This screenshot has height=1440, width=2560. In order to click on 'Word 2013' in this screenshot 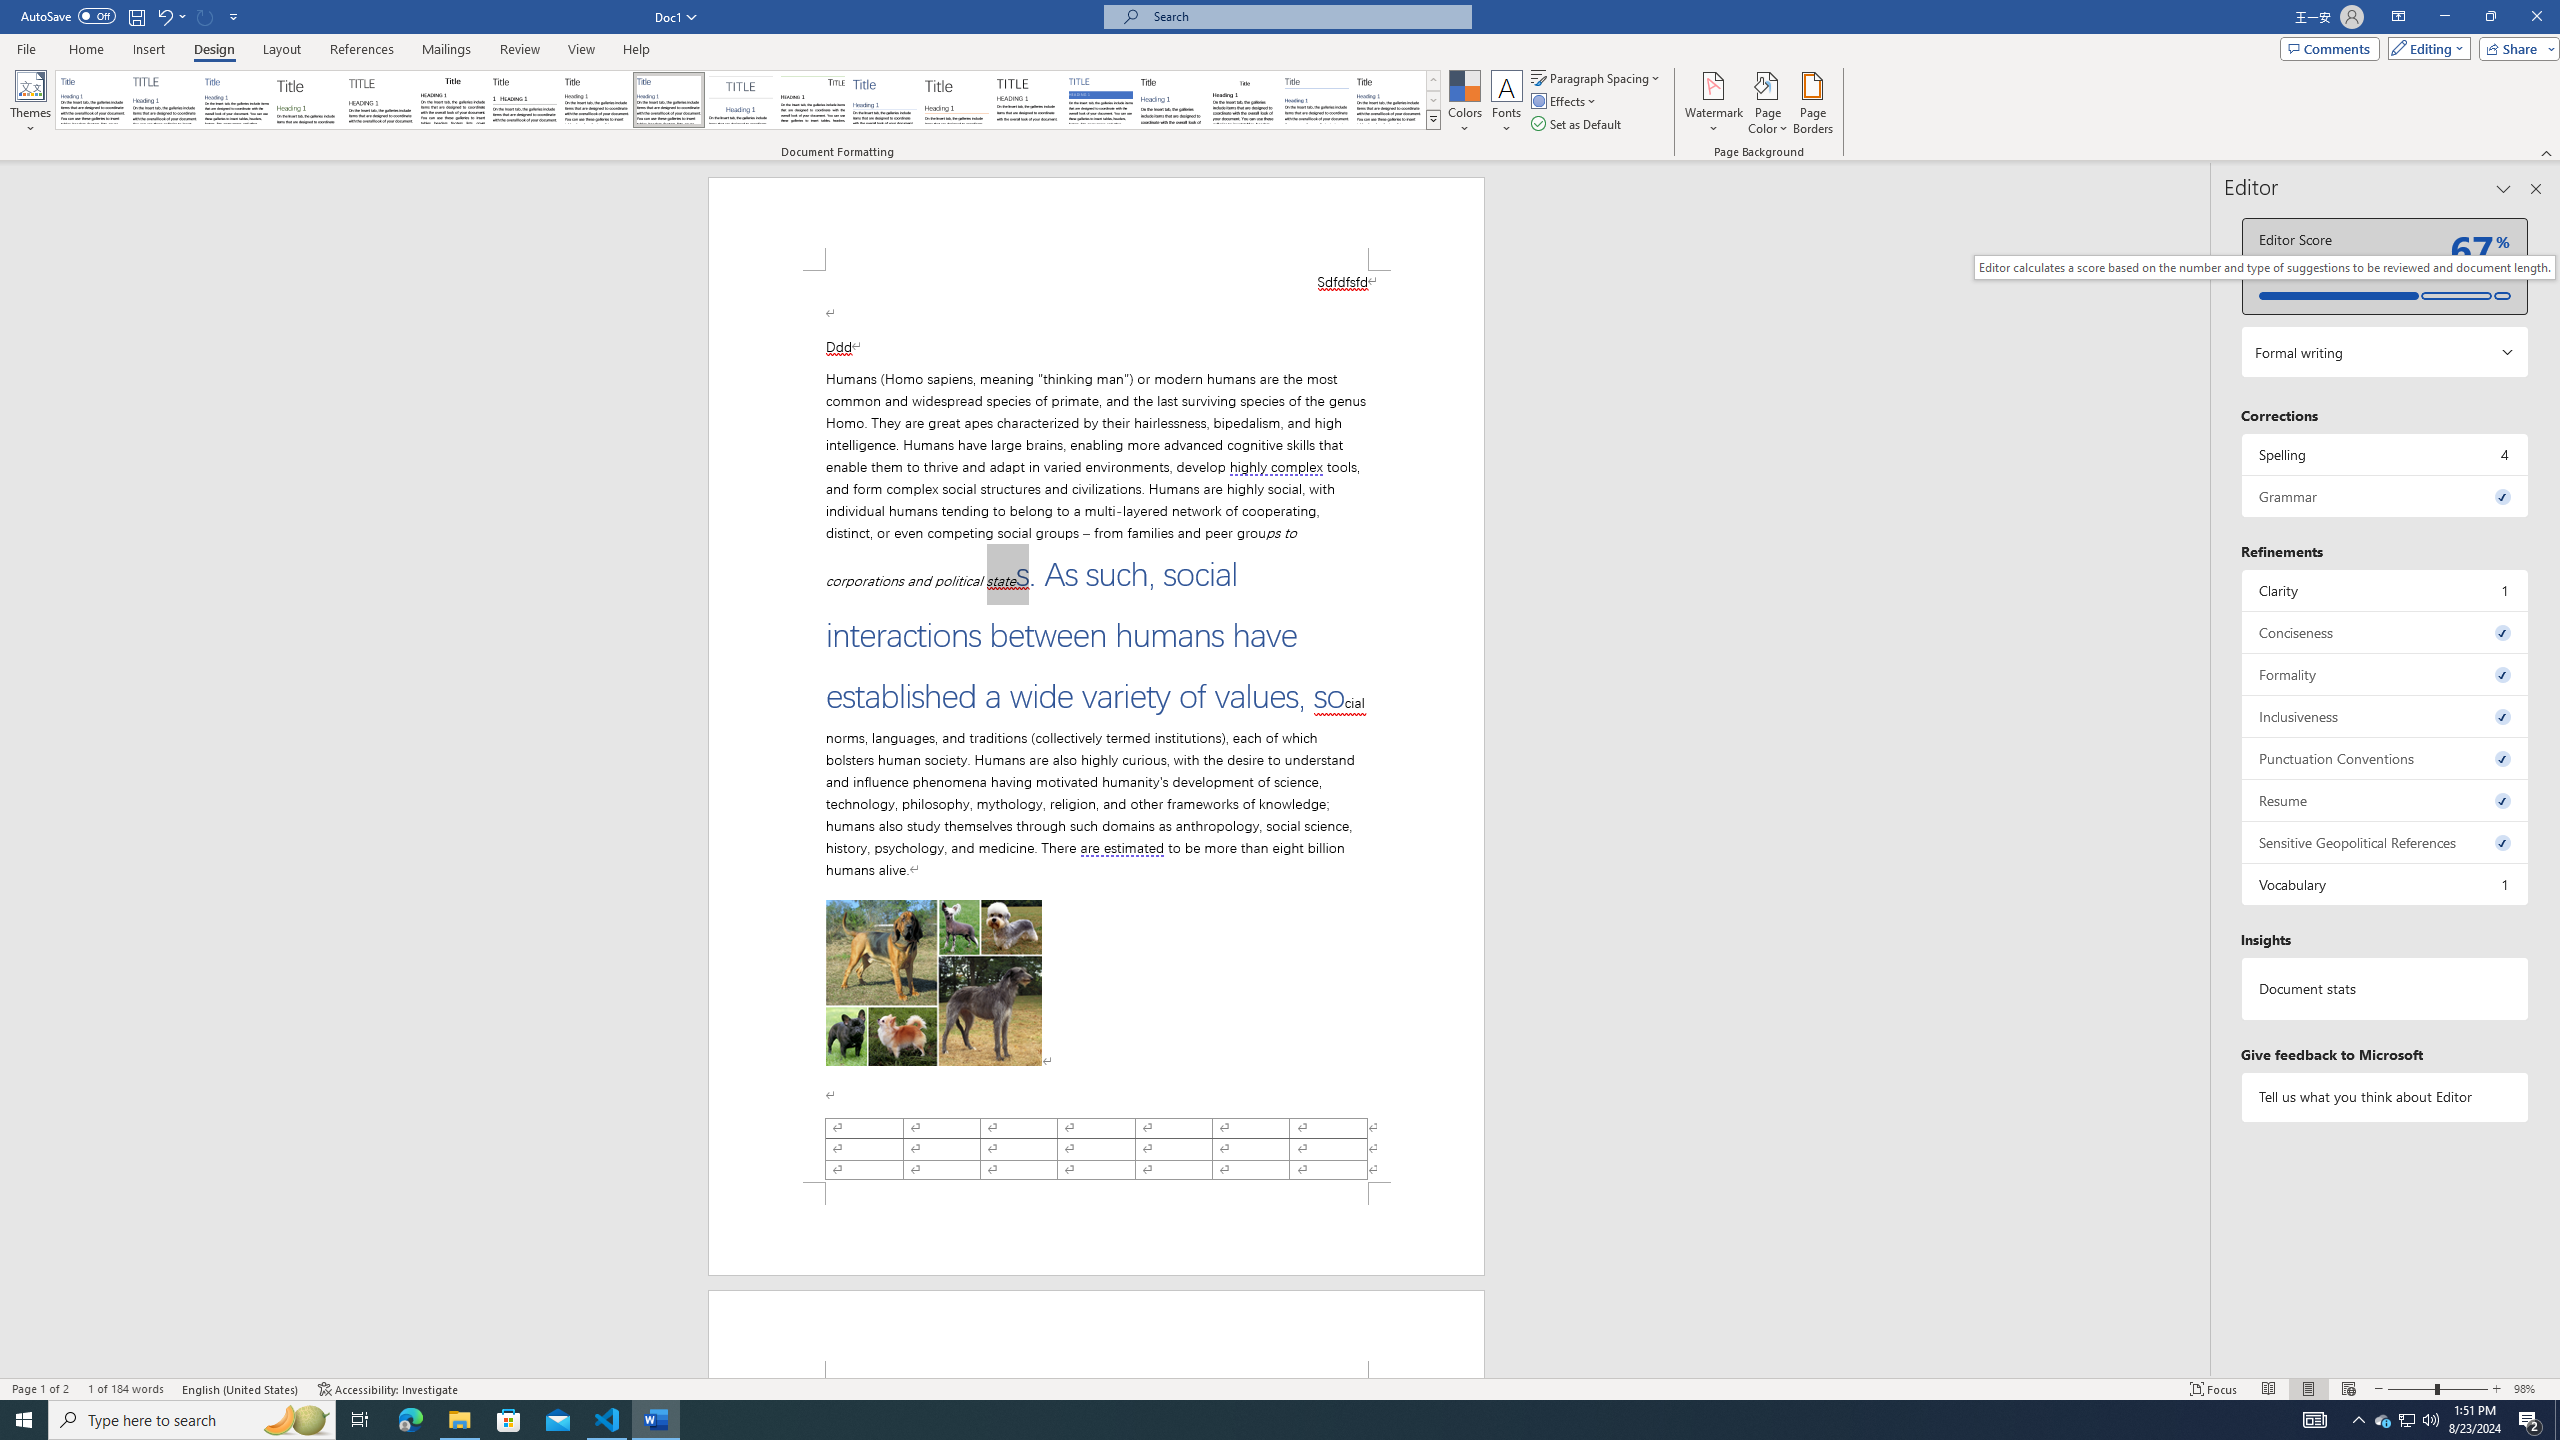, I will do `click(1390, 99)`.